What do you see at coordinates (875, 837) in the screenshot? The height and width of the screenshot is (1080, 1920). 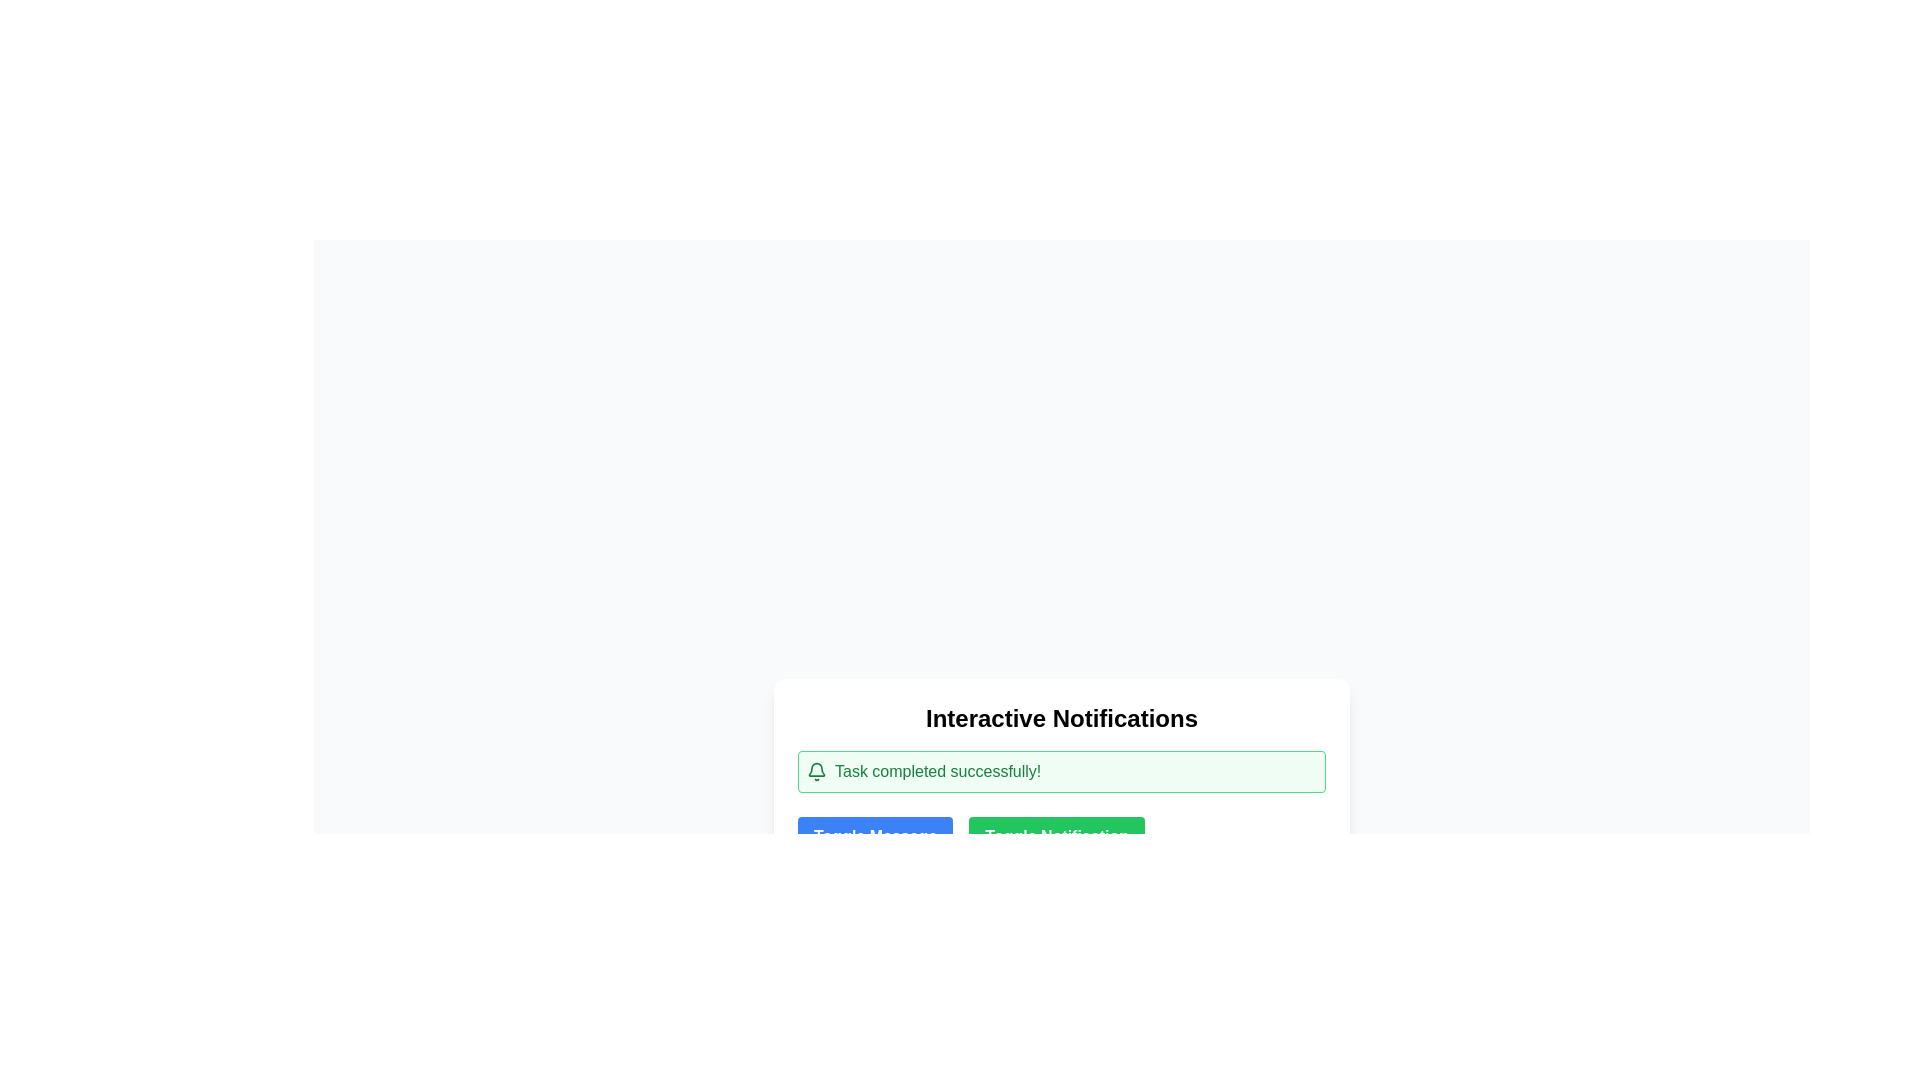 I see `the 'Toggle Message' button, which is a rectangular button with rounded corners and a vibrant blue background` at bounding box center [875, 837].